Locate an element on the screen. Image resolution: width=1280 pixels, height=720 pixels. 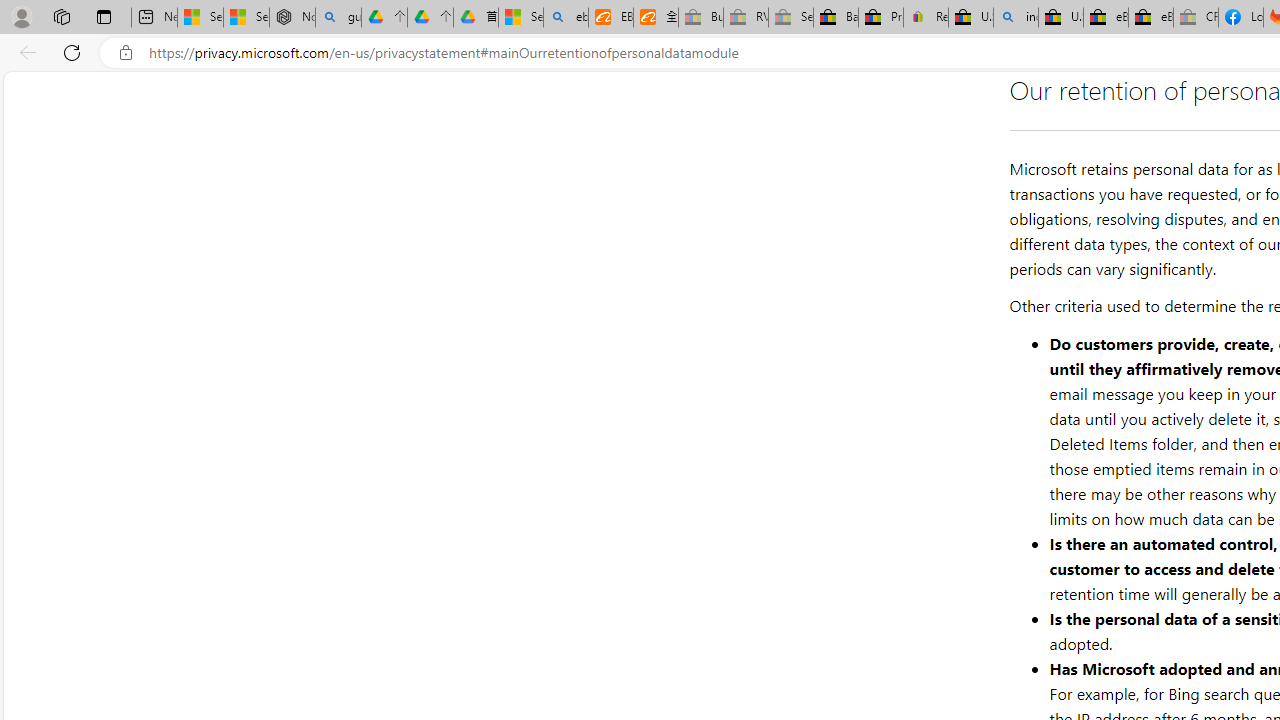
'Log into Facebook' is located at coordinates (1239, 17).